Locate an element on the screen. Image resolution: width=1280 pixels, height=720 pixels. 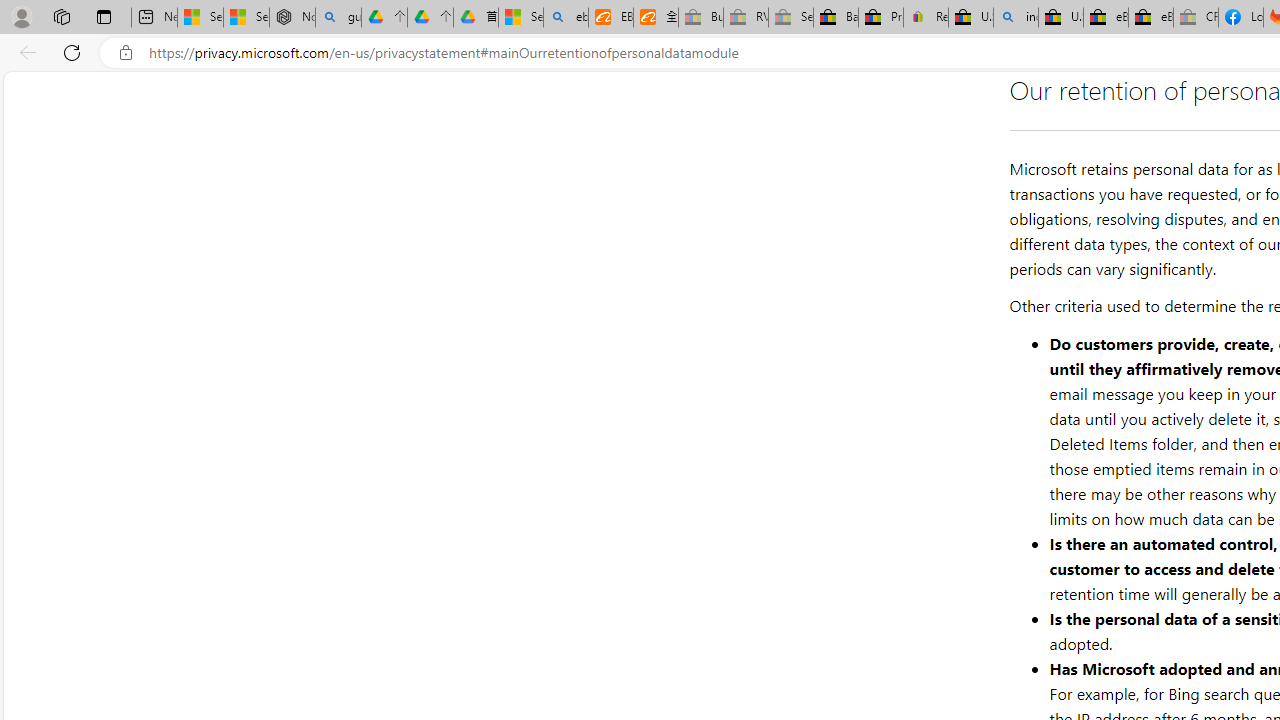
'Log into Facebook' is located at coordinates (1239, 17).